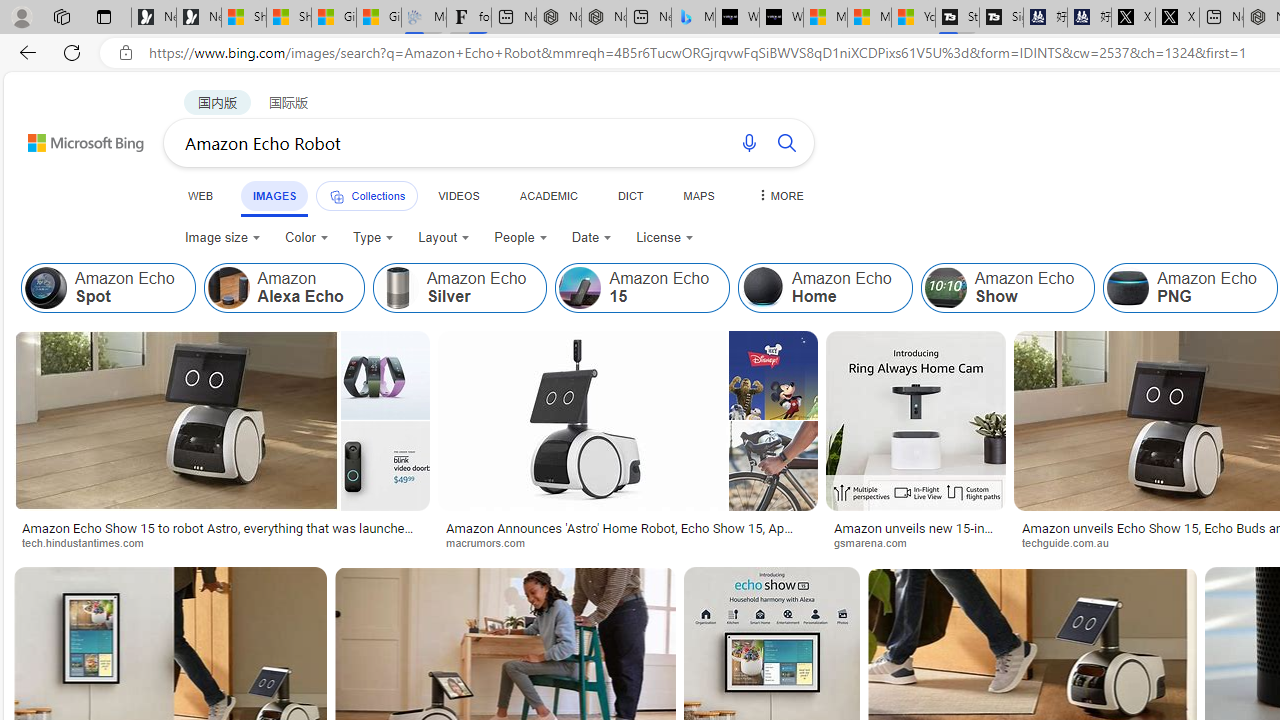  Describe the element at coordinates (282, 288) in the screenshot. I see `'Amazon Alexa Echo'` at that location.